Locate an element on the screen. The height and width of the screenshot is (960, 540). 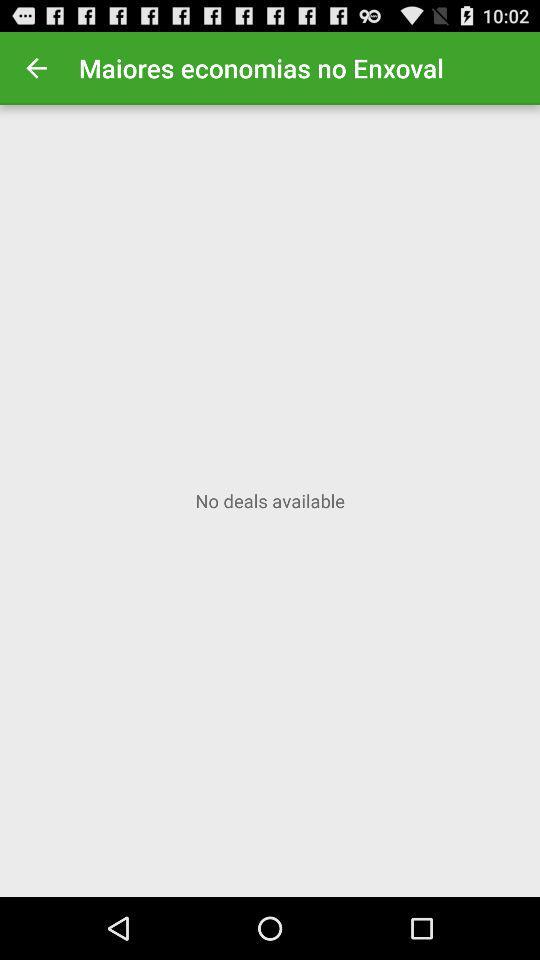
item next to the maiores economias no app is located at coordinates (36, 68).